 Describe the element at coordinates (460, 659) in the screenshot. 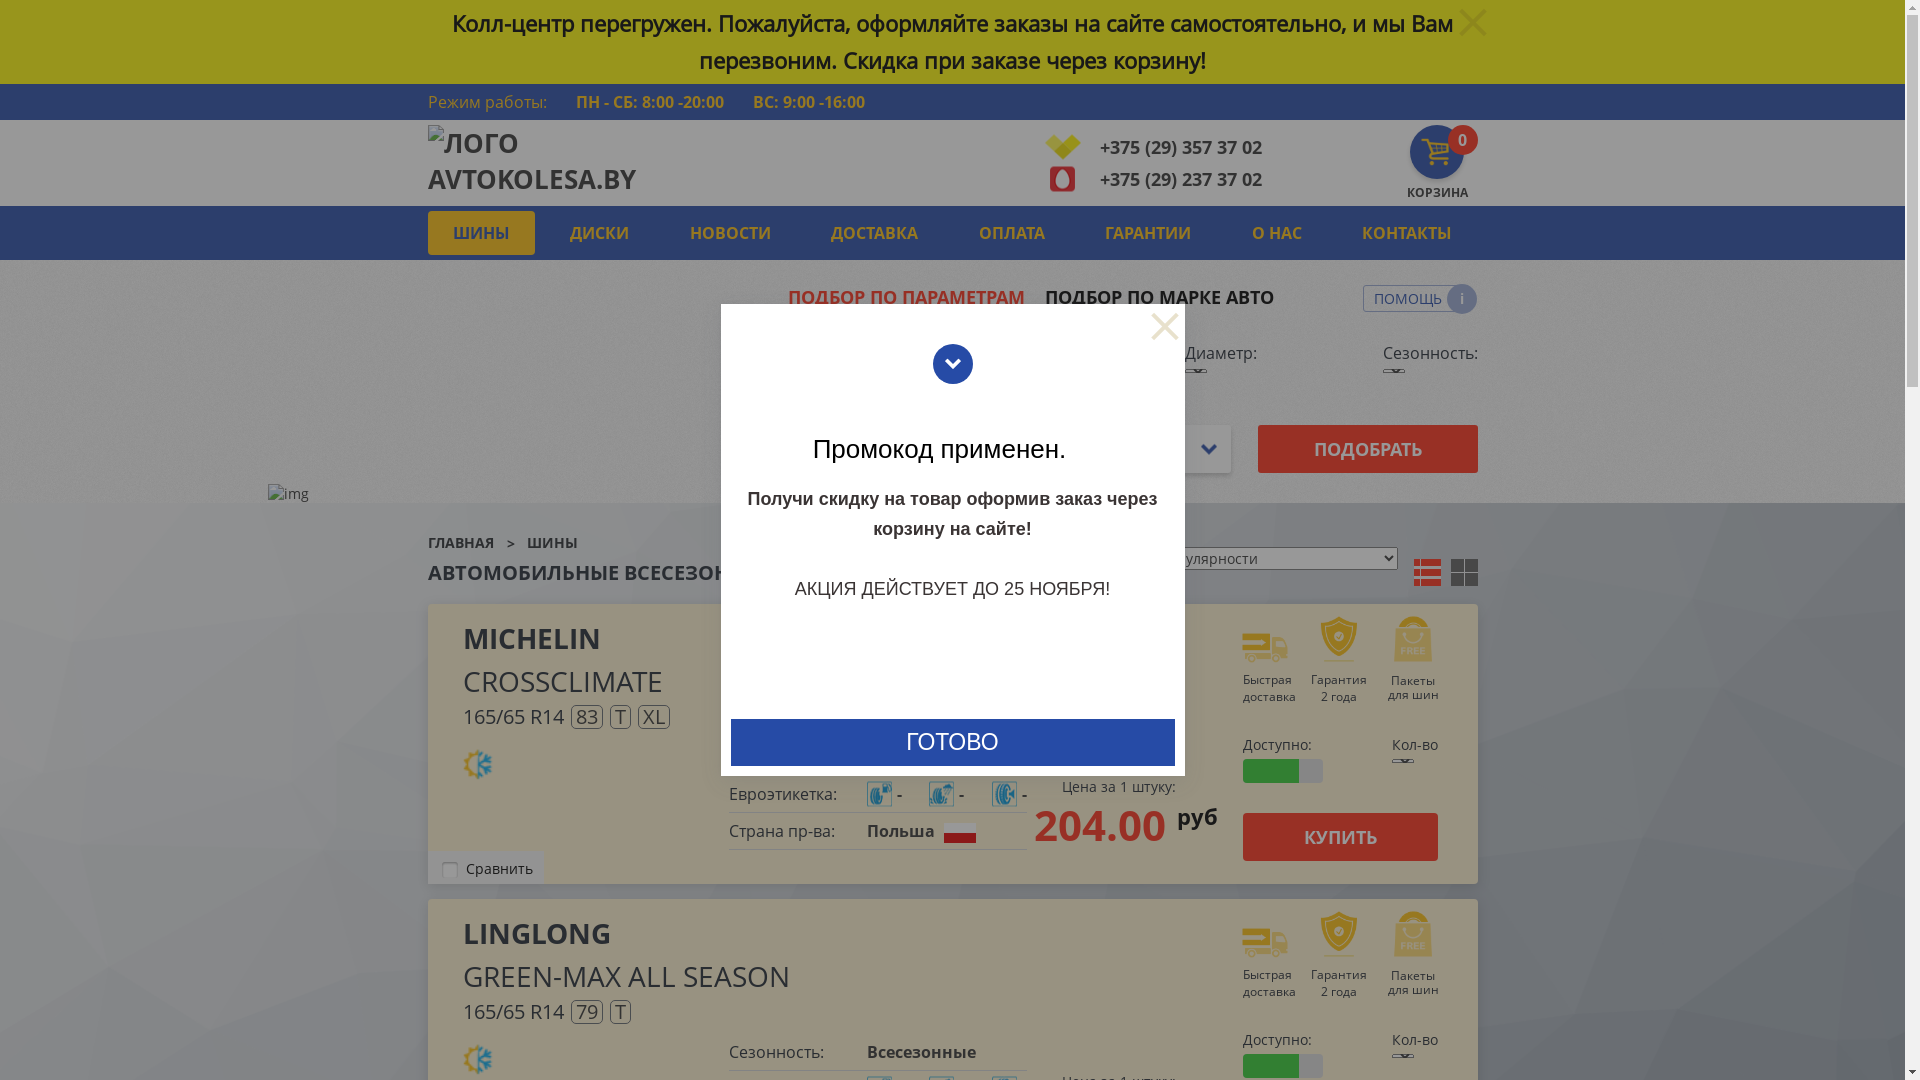

I see `'MICHELIN` at that location.